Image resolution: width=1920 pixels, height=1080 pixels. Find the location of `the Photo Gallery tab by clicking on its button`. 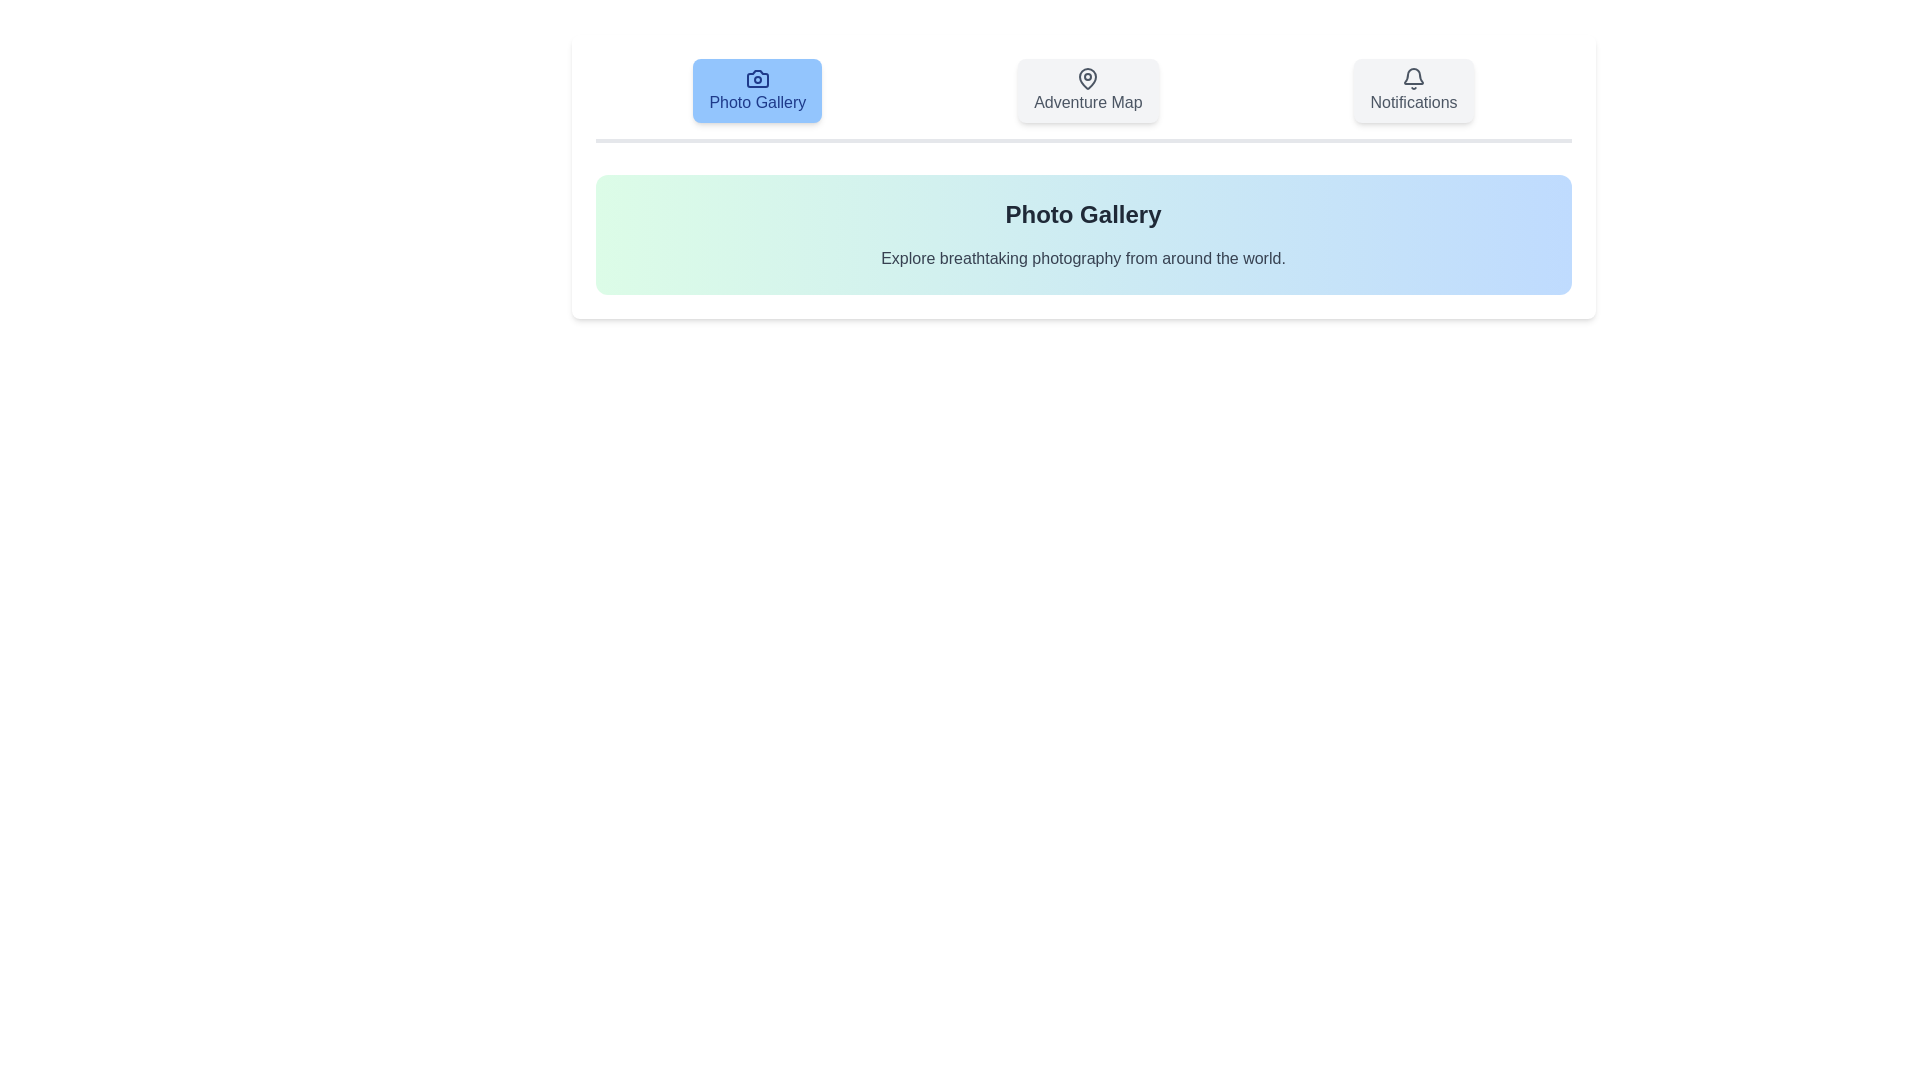

the Photo Gallery tab by clicking on its button is located at coordinates (756, 91).